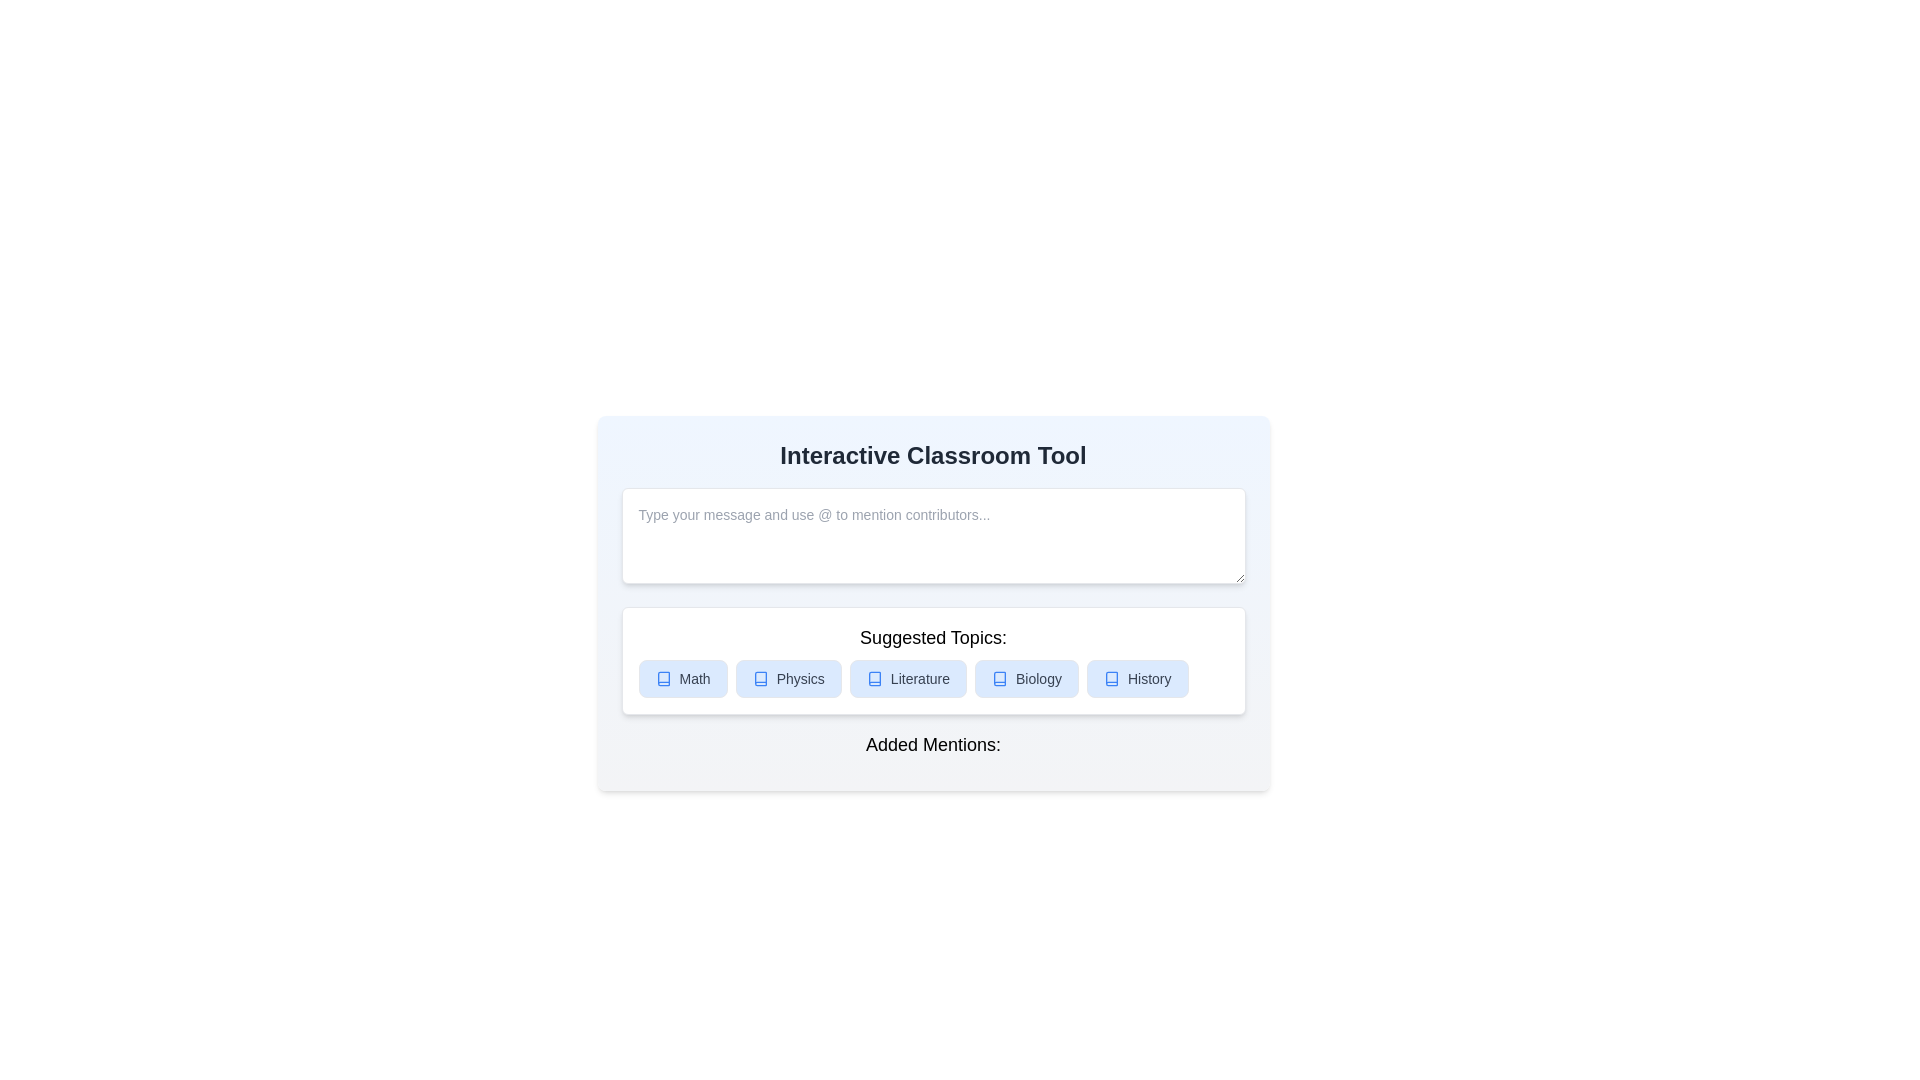 The image size is (1920, 1080). What do you see at coordinates (907, 677) in the screenshot?
I see `the 'Literature' button, which is a light blue rectangular button with rounded corners located in the 'Suggested Topics' section` at bounding box center [907, 677].